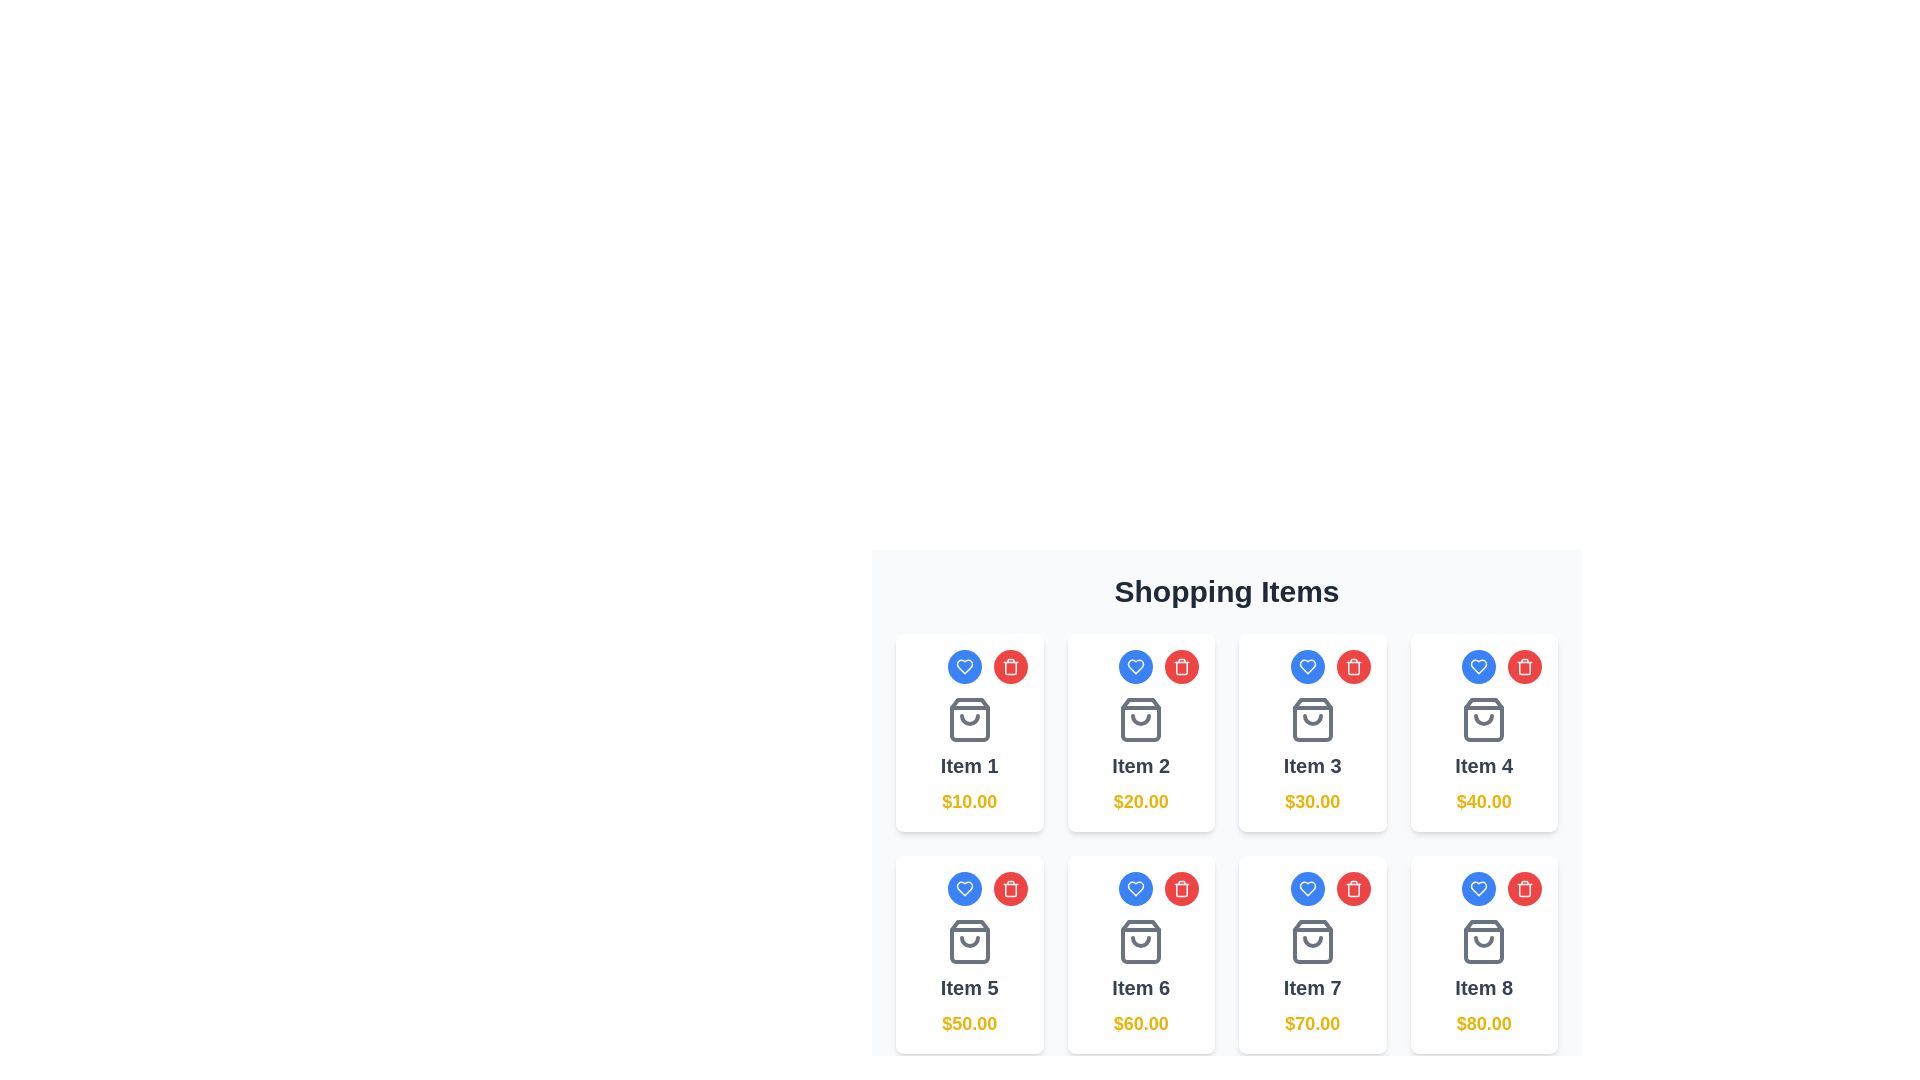 Image resolution: width=1920 pixels, height=1080 pixels. I want to click on the shopping bag icon located in the 'Item 7' section of the shopping grid, positioned directly above the text '$70.00', so click(1312, 941).